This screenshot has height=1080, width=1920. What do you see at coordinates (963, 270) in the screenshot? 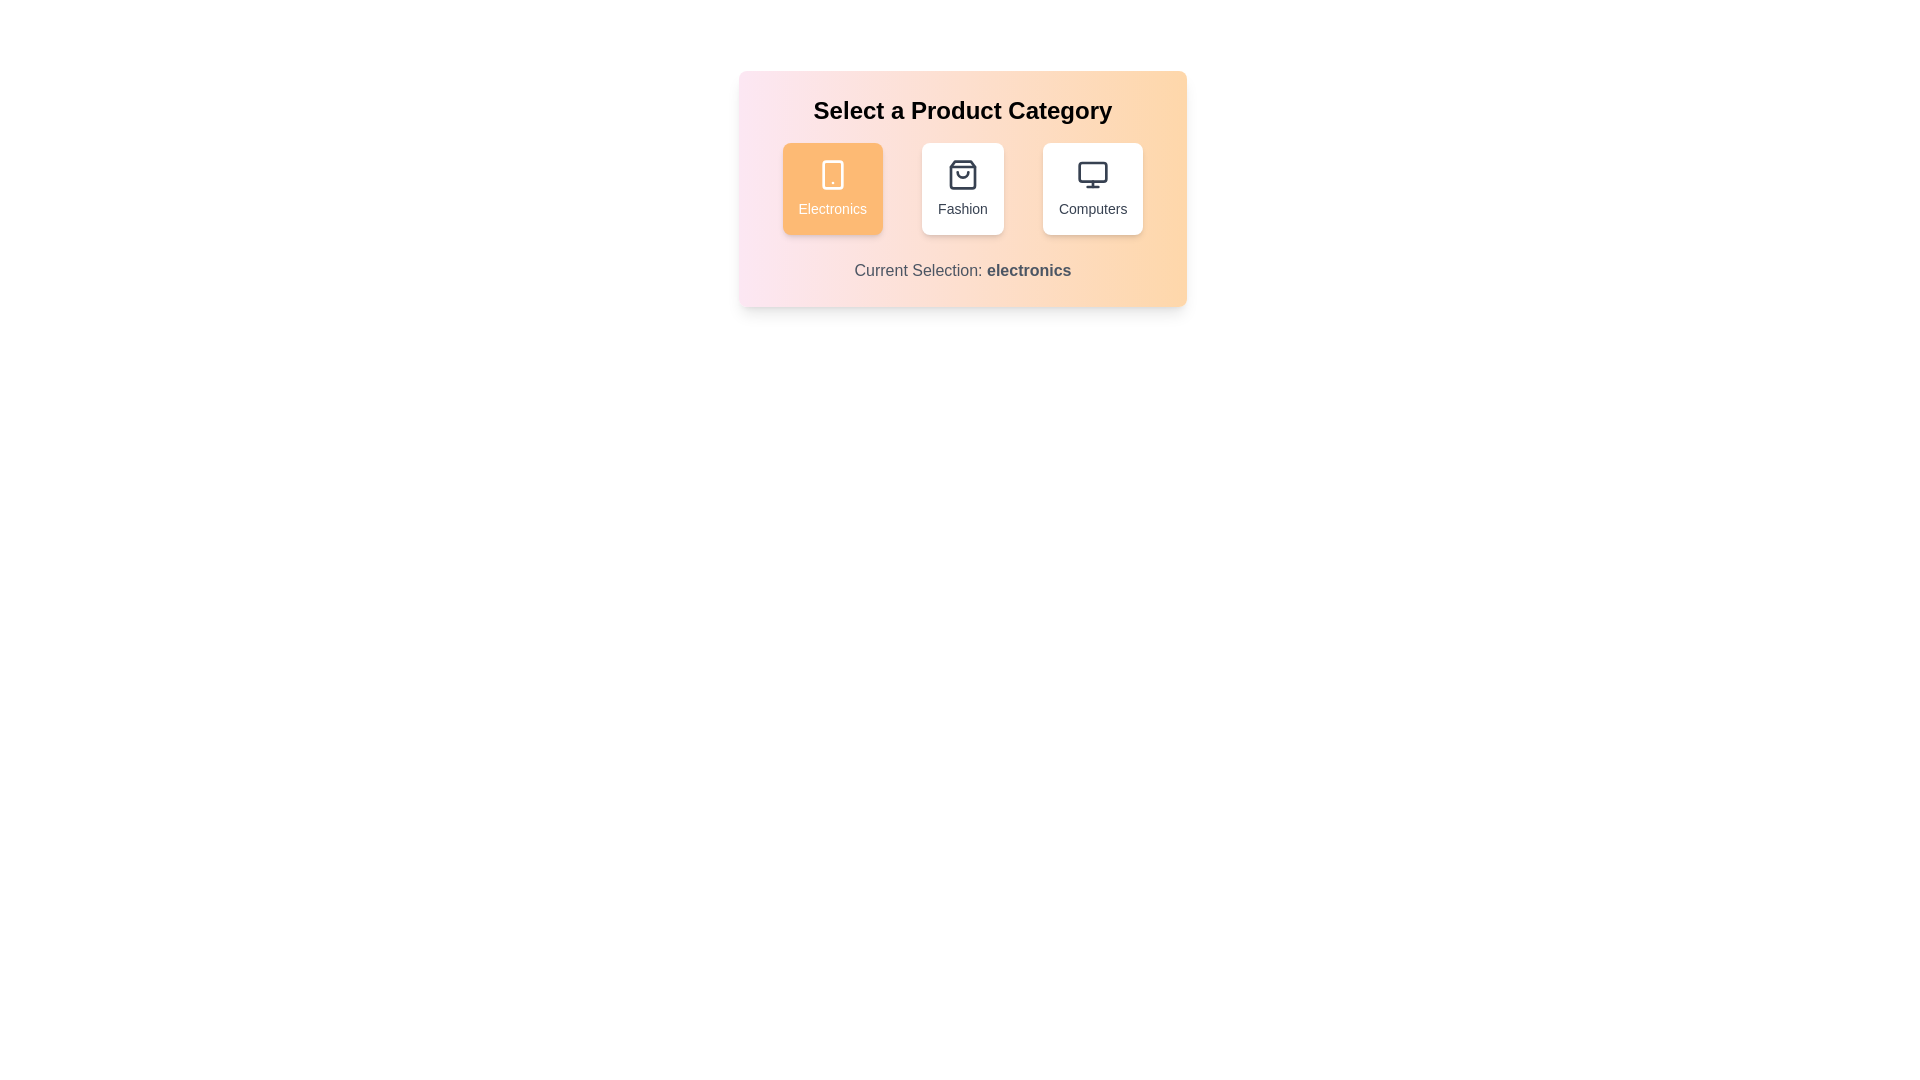
I see `the text 'Current Selection: electronics' for inspection or copying` at bounding box center [963, 270].